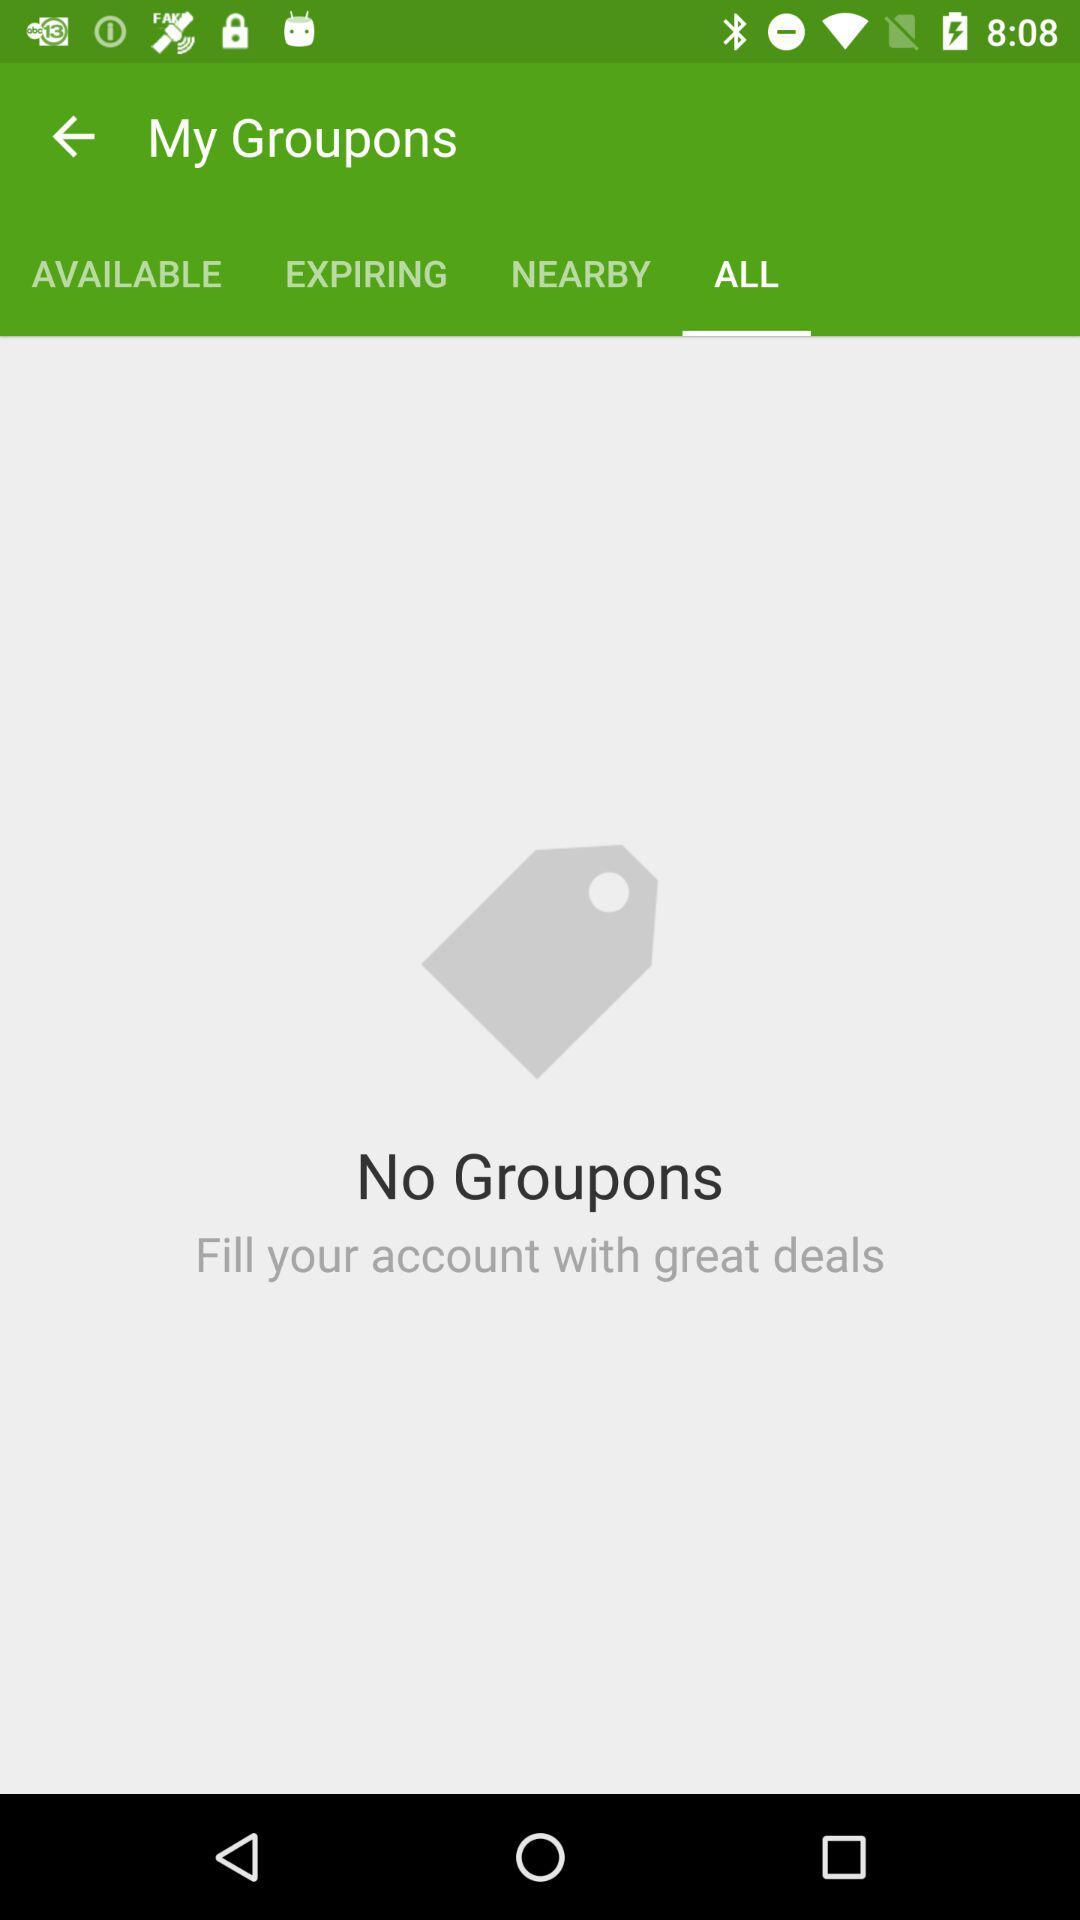 The image size is (1080, 1920). What do you see at coordinates (580, 272) in the screenshot?
I see `app to the right of the expiring item` at bounding box center [580, 272].